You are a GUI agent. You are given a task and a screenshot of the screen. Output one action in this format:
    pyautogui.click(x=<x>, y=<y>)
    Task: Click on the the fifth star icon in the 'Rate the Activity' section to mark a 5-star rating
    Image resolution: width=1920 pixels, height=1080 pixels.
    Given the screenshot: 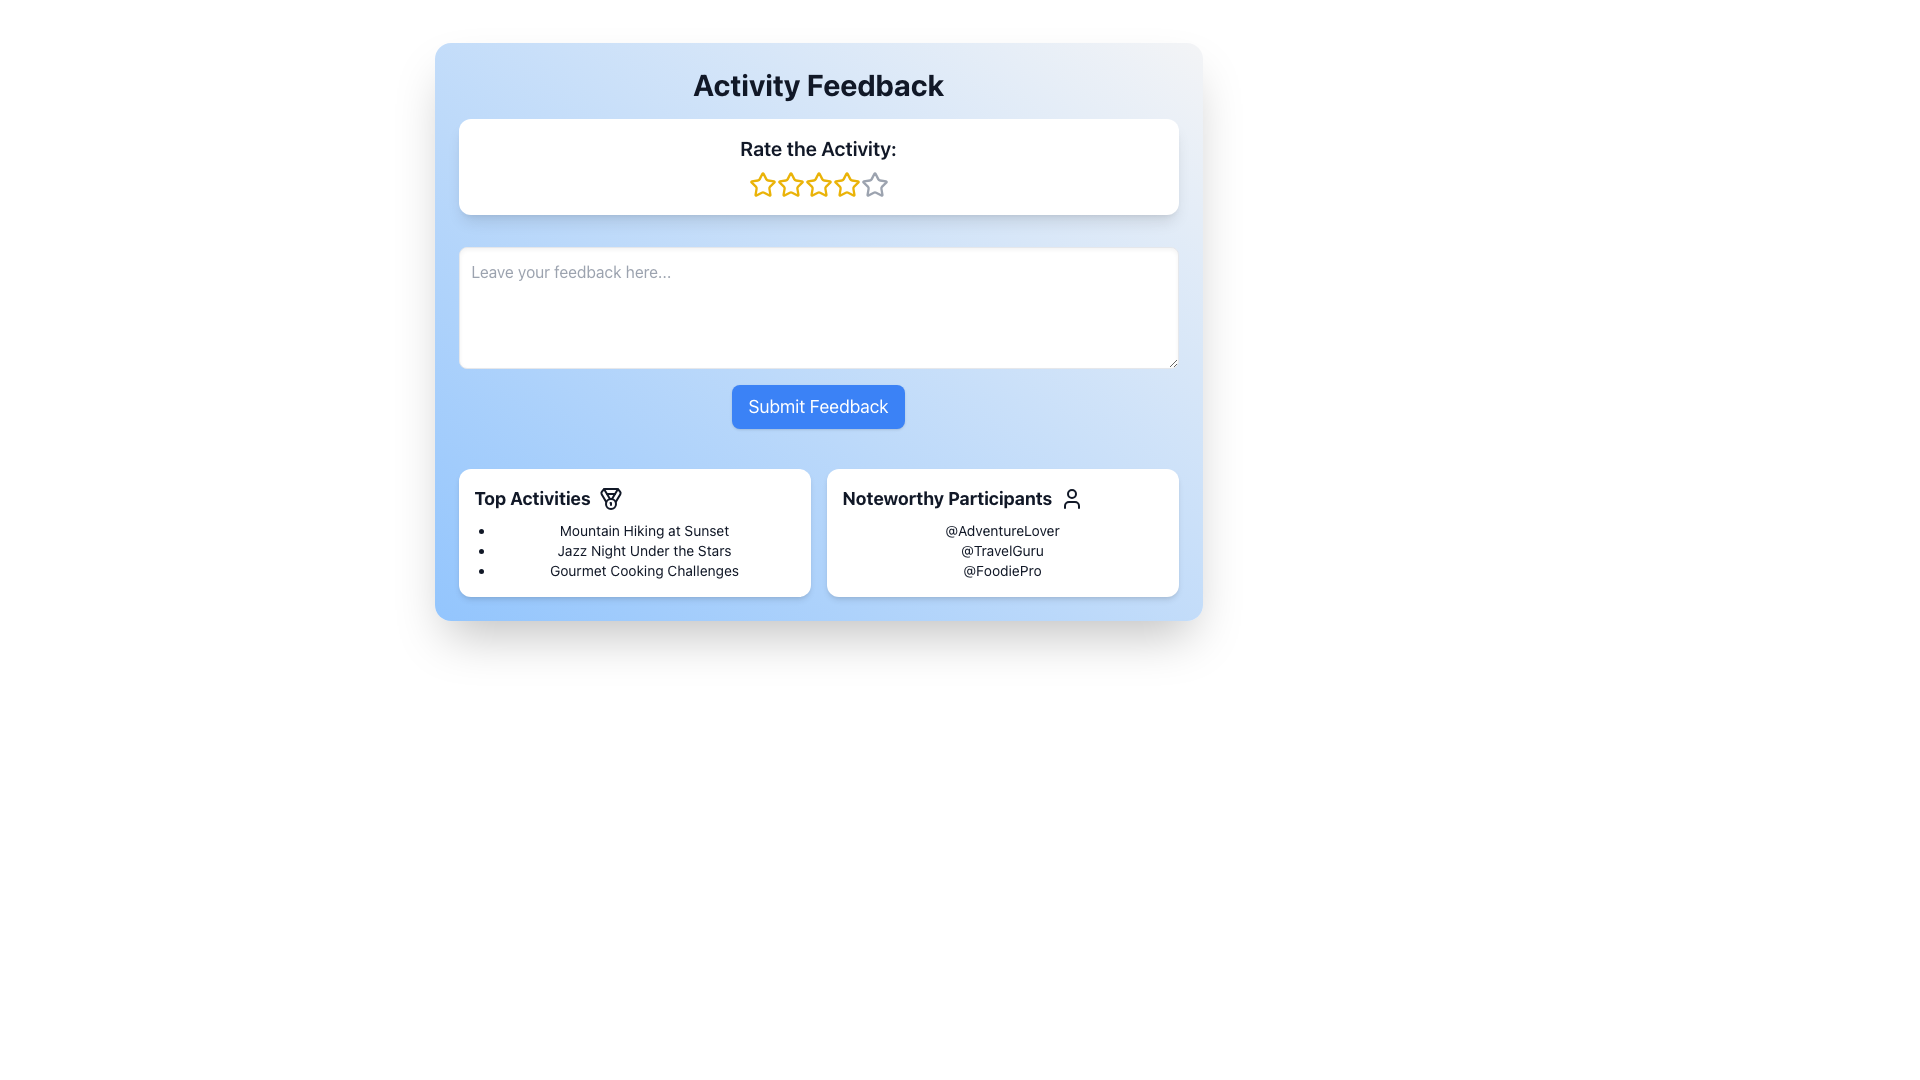 What is the action you would take?
    pyautogui.click(x=874, y=184)
    